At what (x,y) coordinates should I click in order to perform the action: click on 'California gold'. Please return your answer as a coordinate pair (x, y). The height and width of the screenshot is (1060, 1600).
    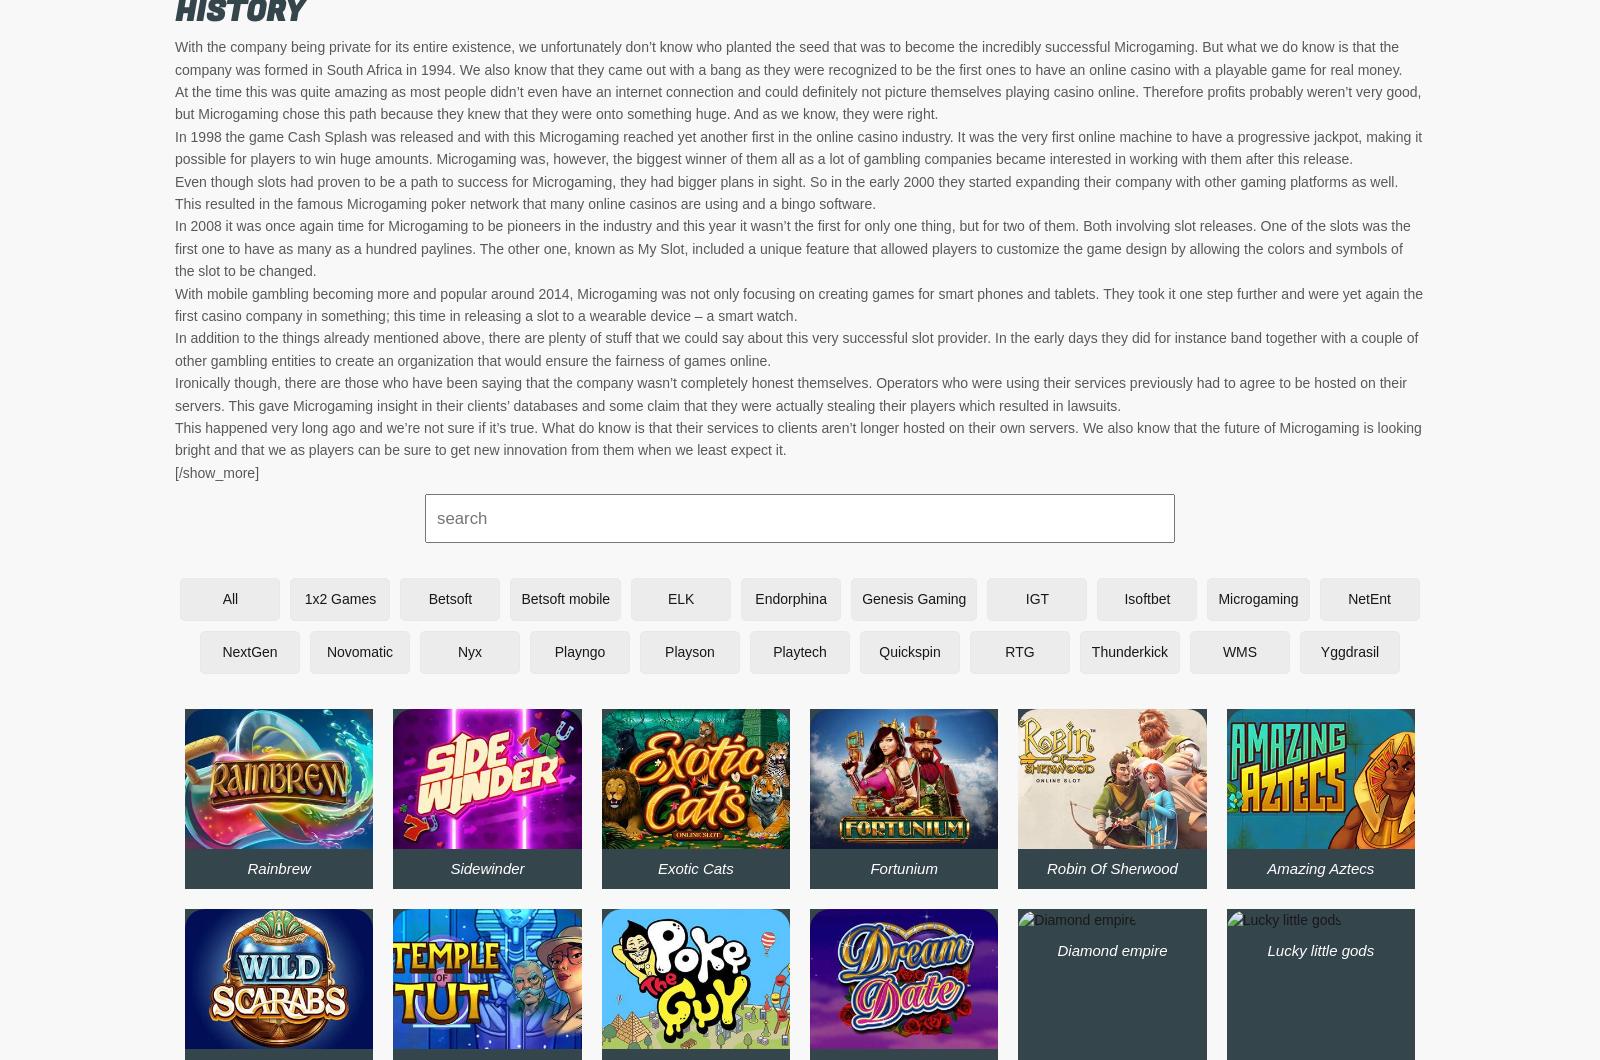
    Looking at the image, I should click on (902, 313).